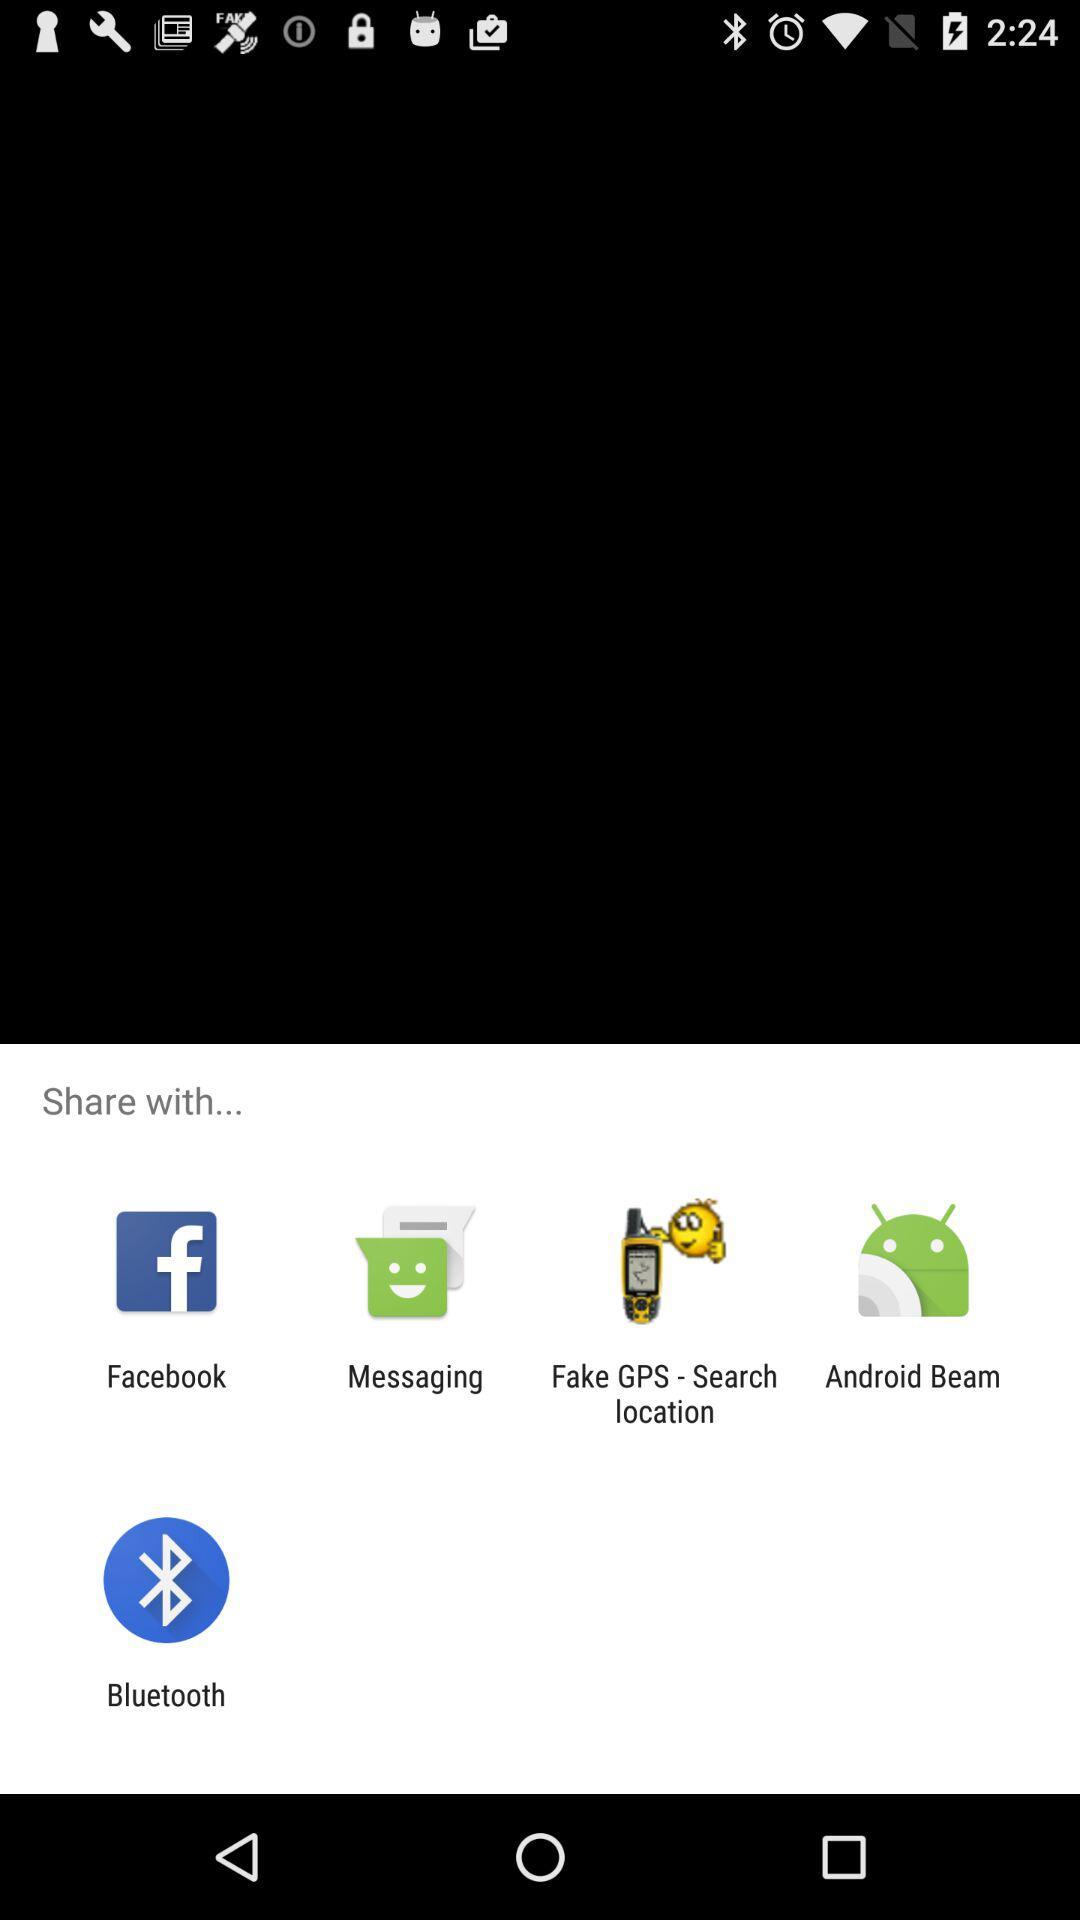  Describe the element at coordinates (414, 1392) in the screenshot. I see `app next to fake gps search` at that location.